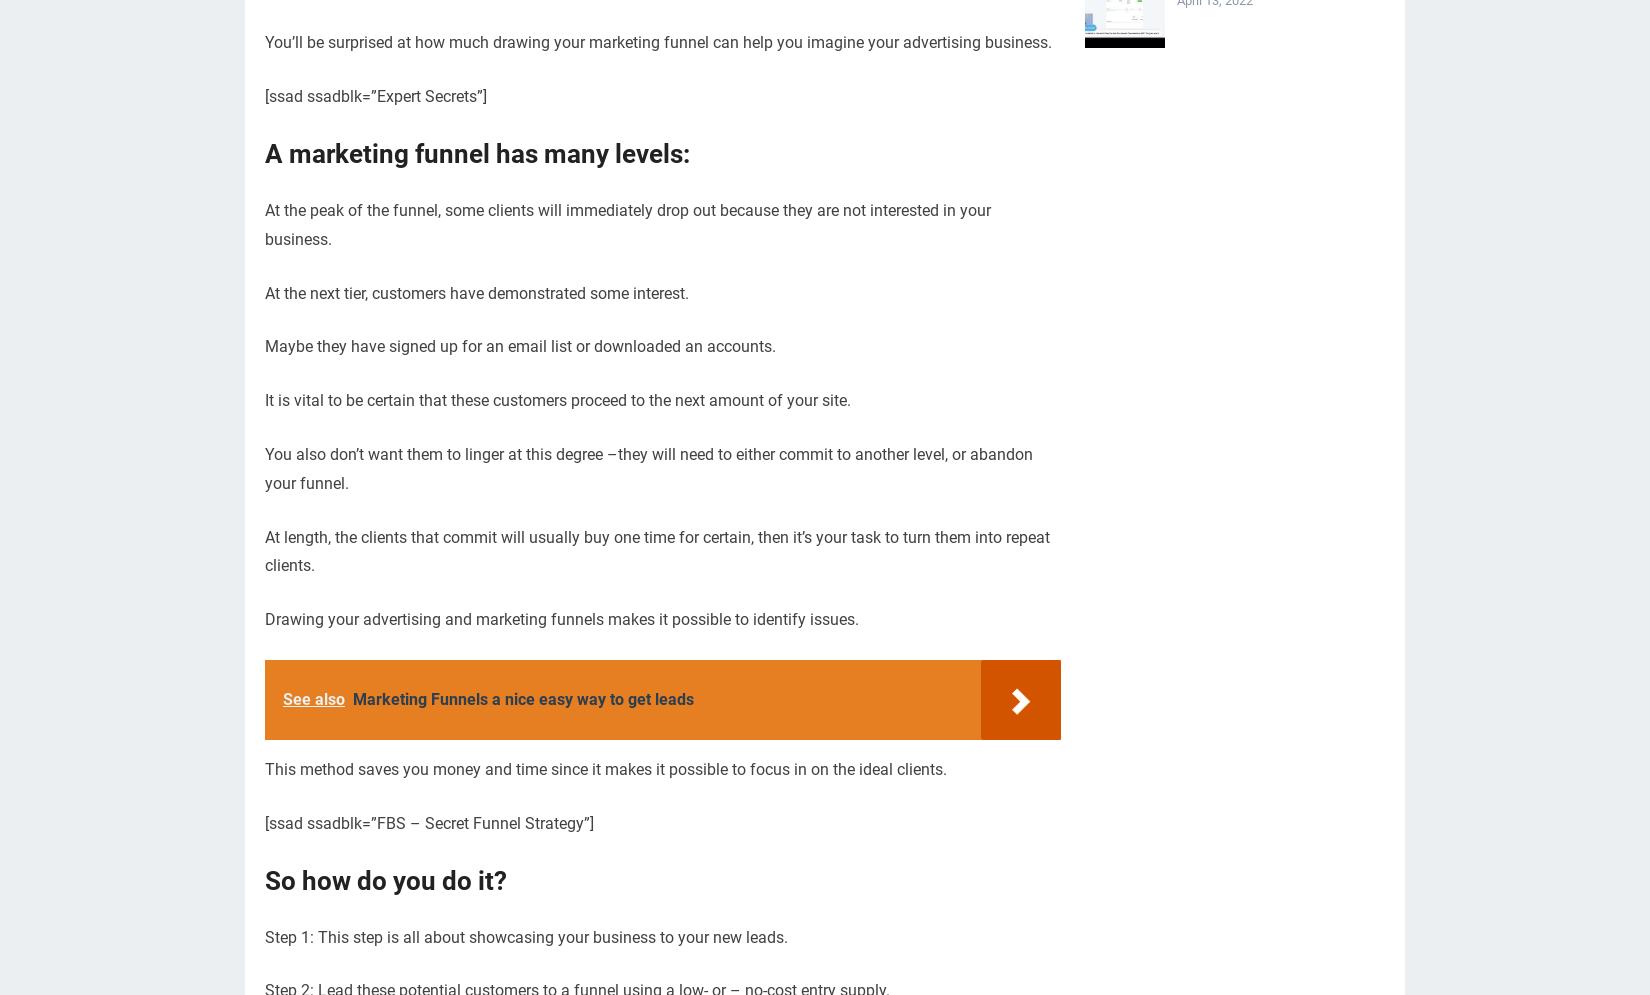 The image size is (1650, 995). What do you see at coordinates (525, 936) in the screenshot?
I see `'Step 1: This step is all about showcasing your business to your new leads.'` at bounding box center [525, 936].